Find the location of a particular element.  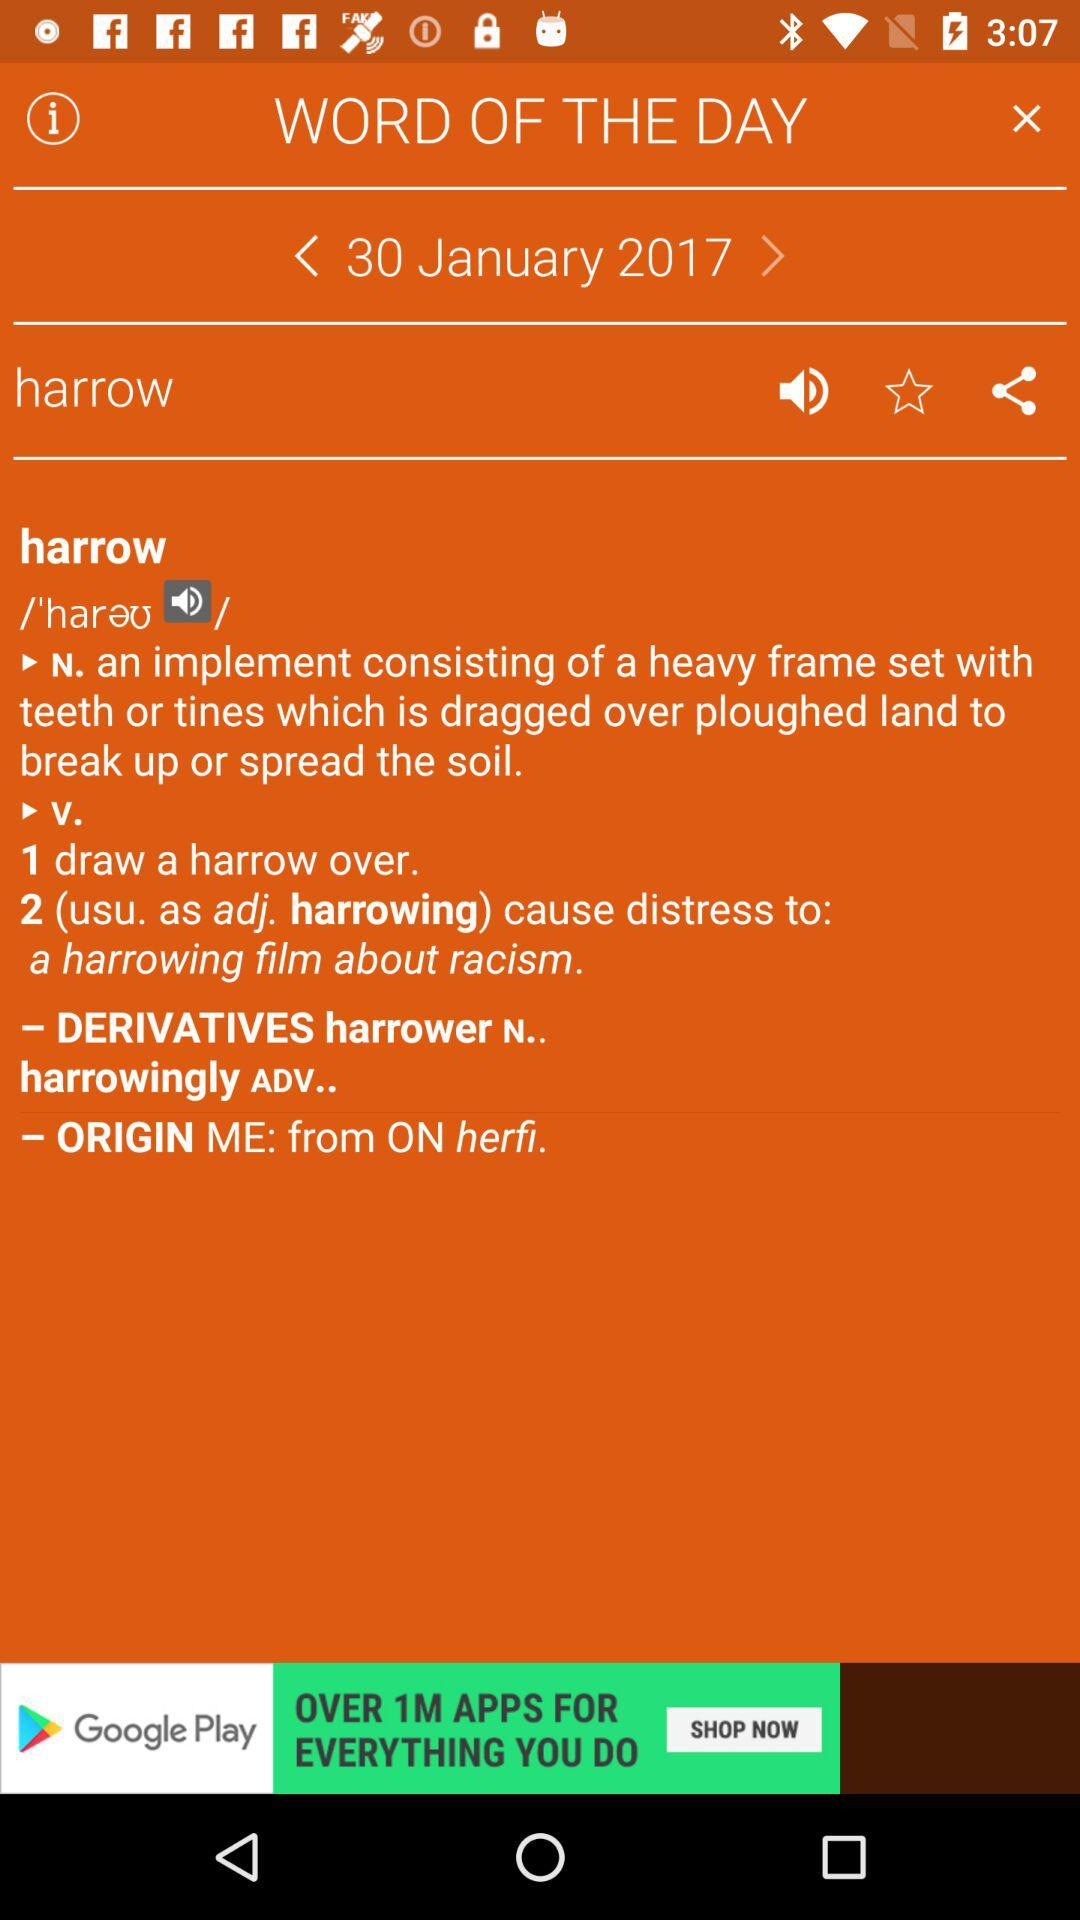

go back is located at coordinates (305, 254).